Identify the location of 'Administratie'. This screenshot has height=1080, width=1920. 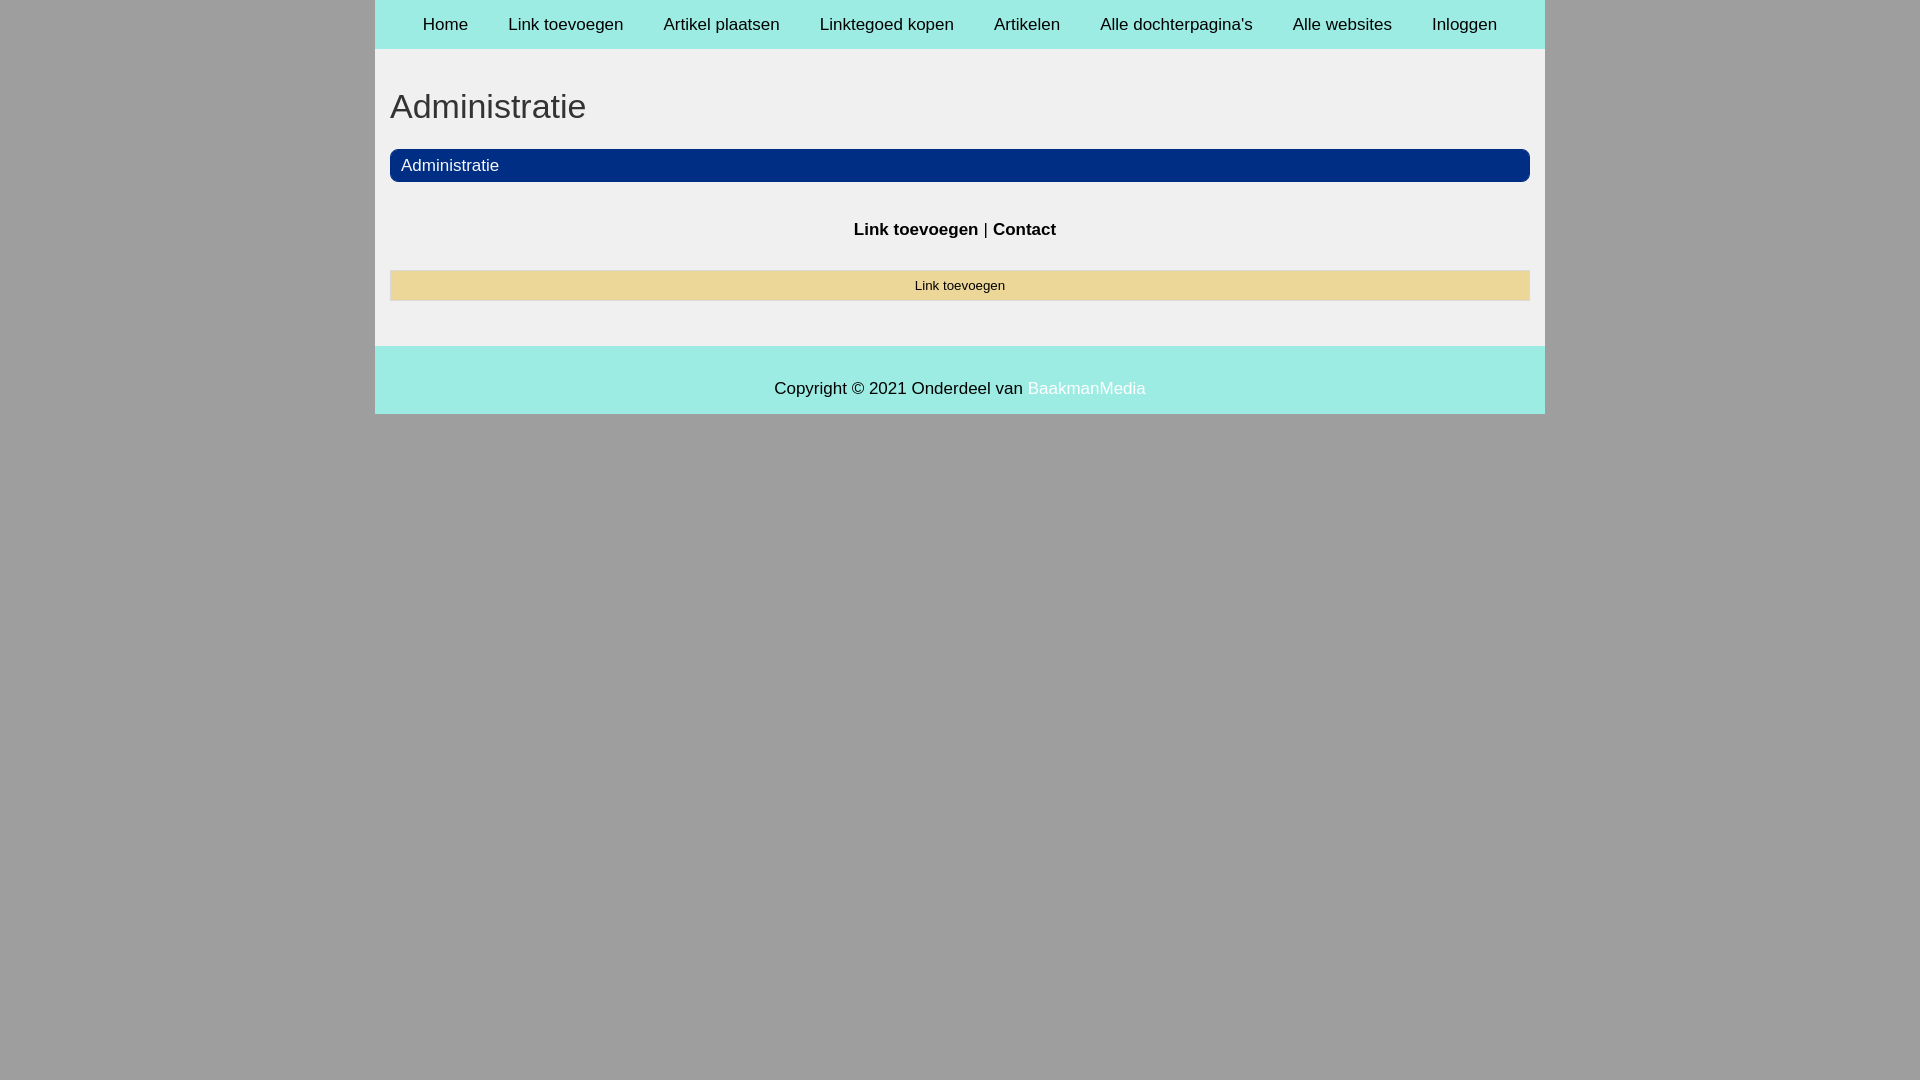
(449, 164).